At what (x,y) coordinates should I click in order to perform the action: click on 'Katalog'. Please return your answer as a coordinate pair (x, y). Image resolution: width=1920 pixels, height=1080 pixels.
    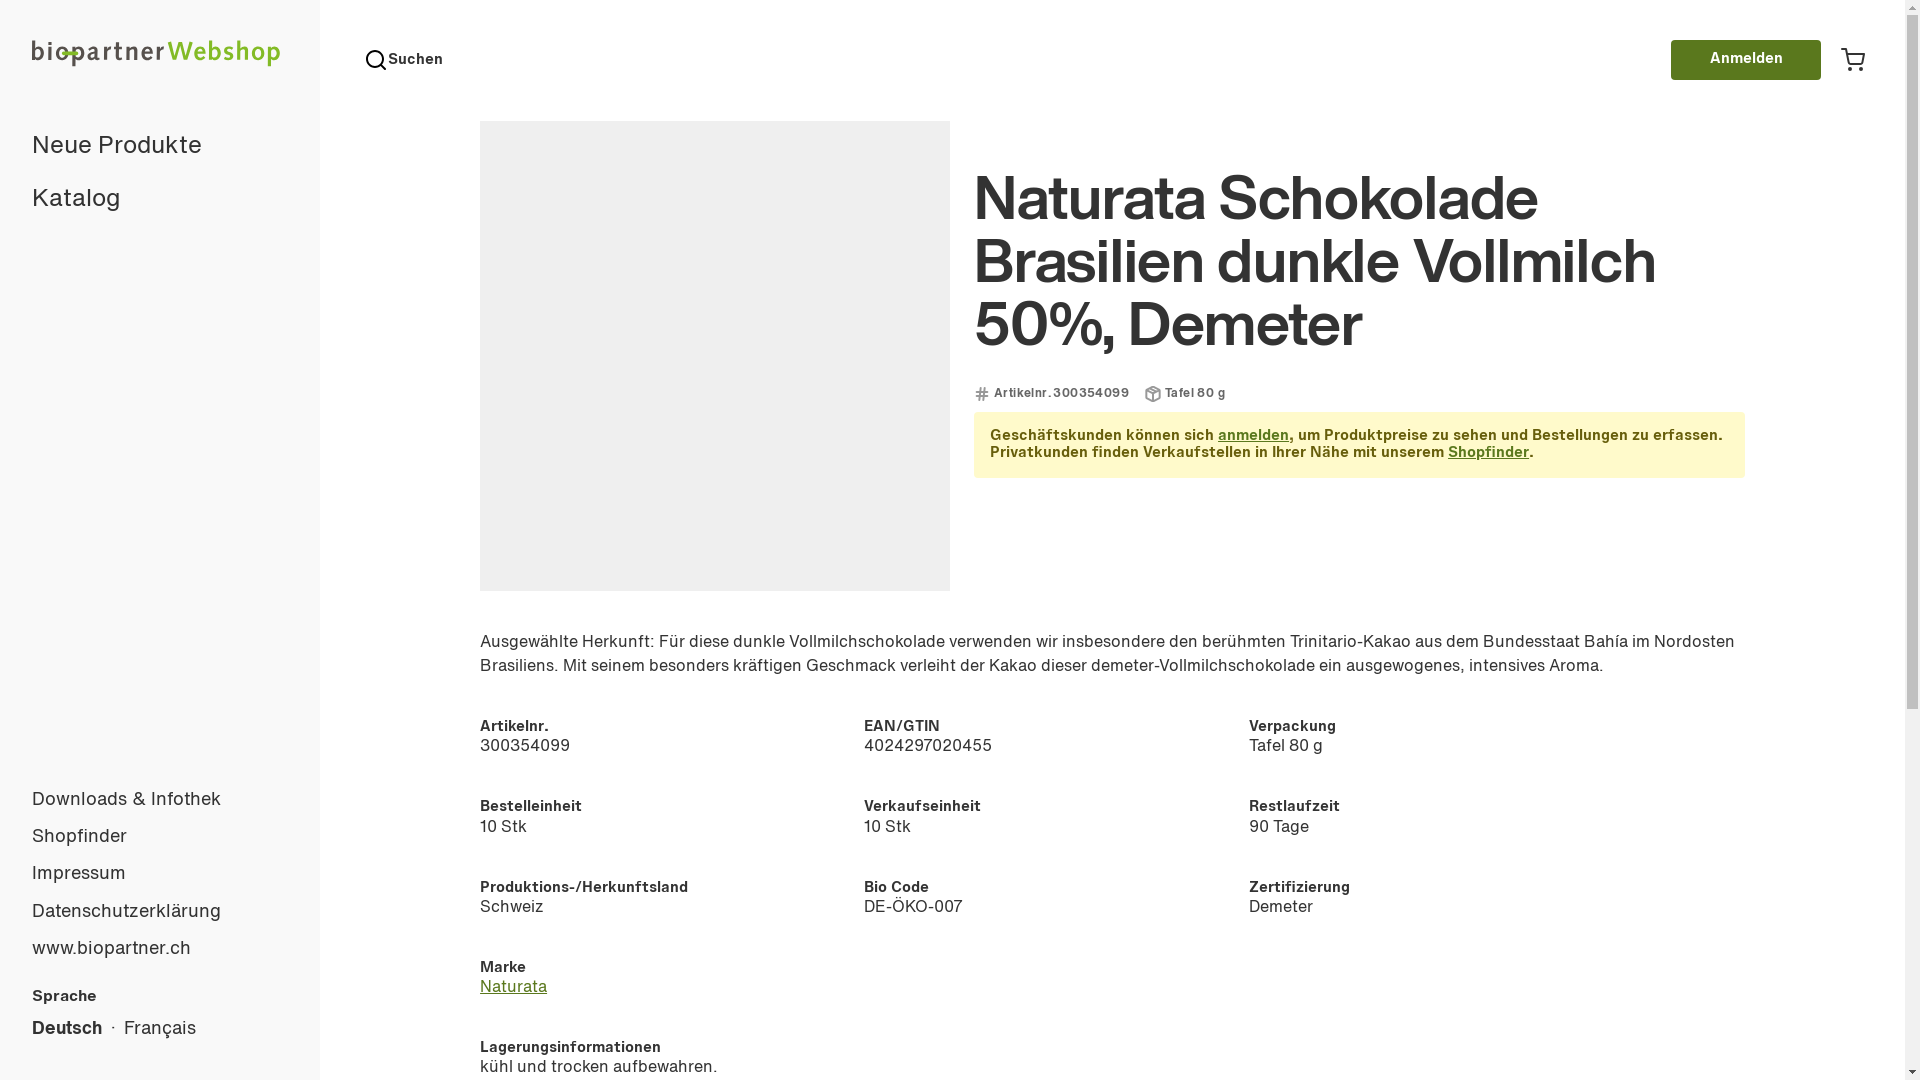
    Looking at the image, I should click on (158, 200).